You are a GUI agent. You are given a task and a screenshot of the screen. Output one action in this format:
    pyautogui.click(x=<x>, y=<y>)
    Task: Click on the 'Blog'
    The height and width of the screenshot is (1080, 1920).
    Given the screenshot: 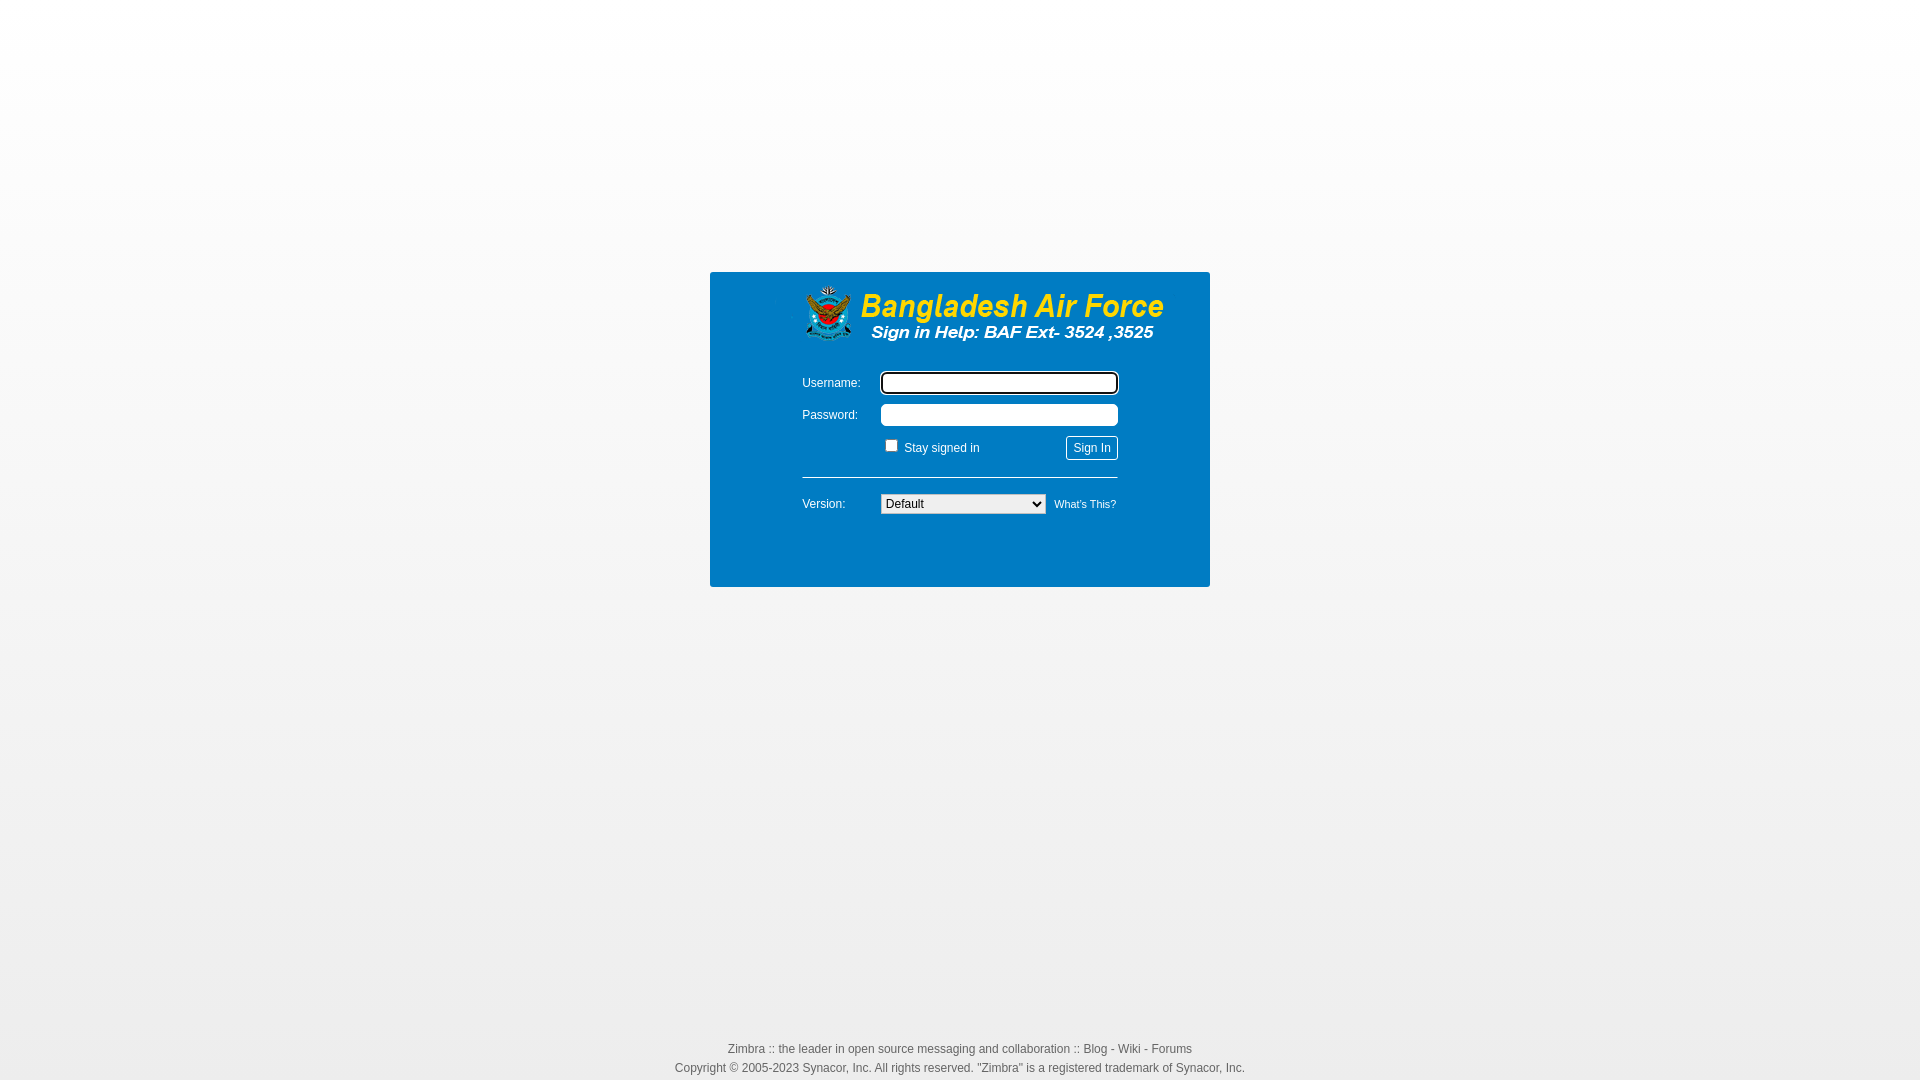 What is the action you would take?
    pyautogui.click(x=1093, y=1048)
    